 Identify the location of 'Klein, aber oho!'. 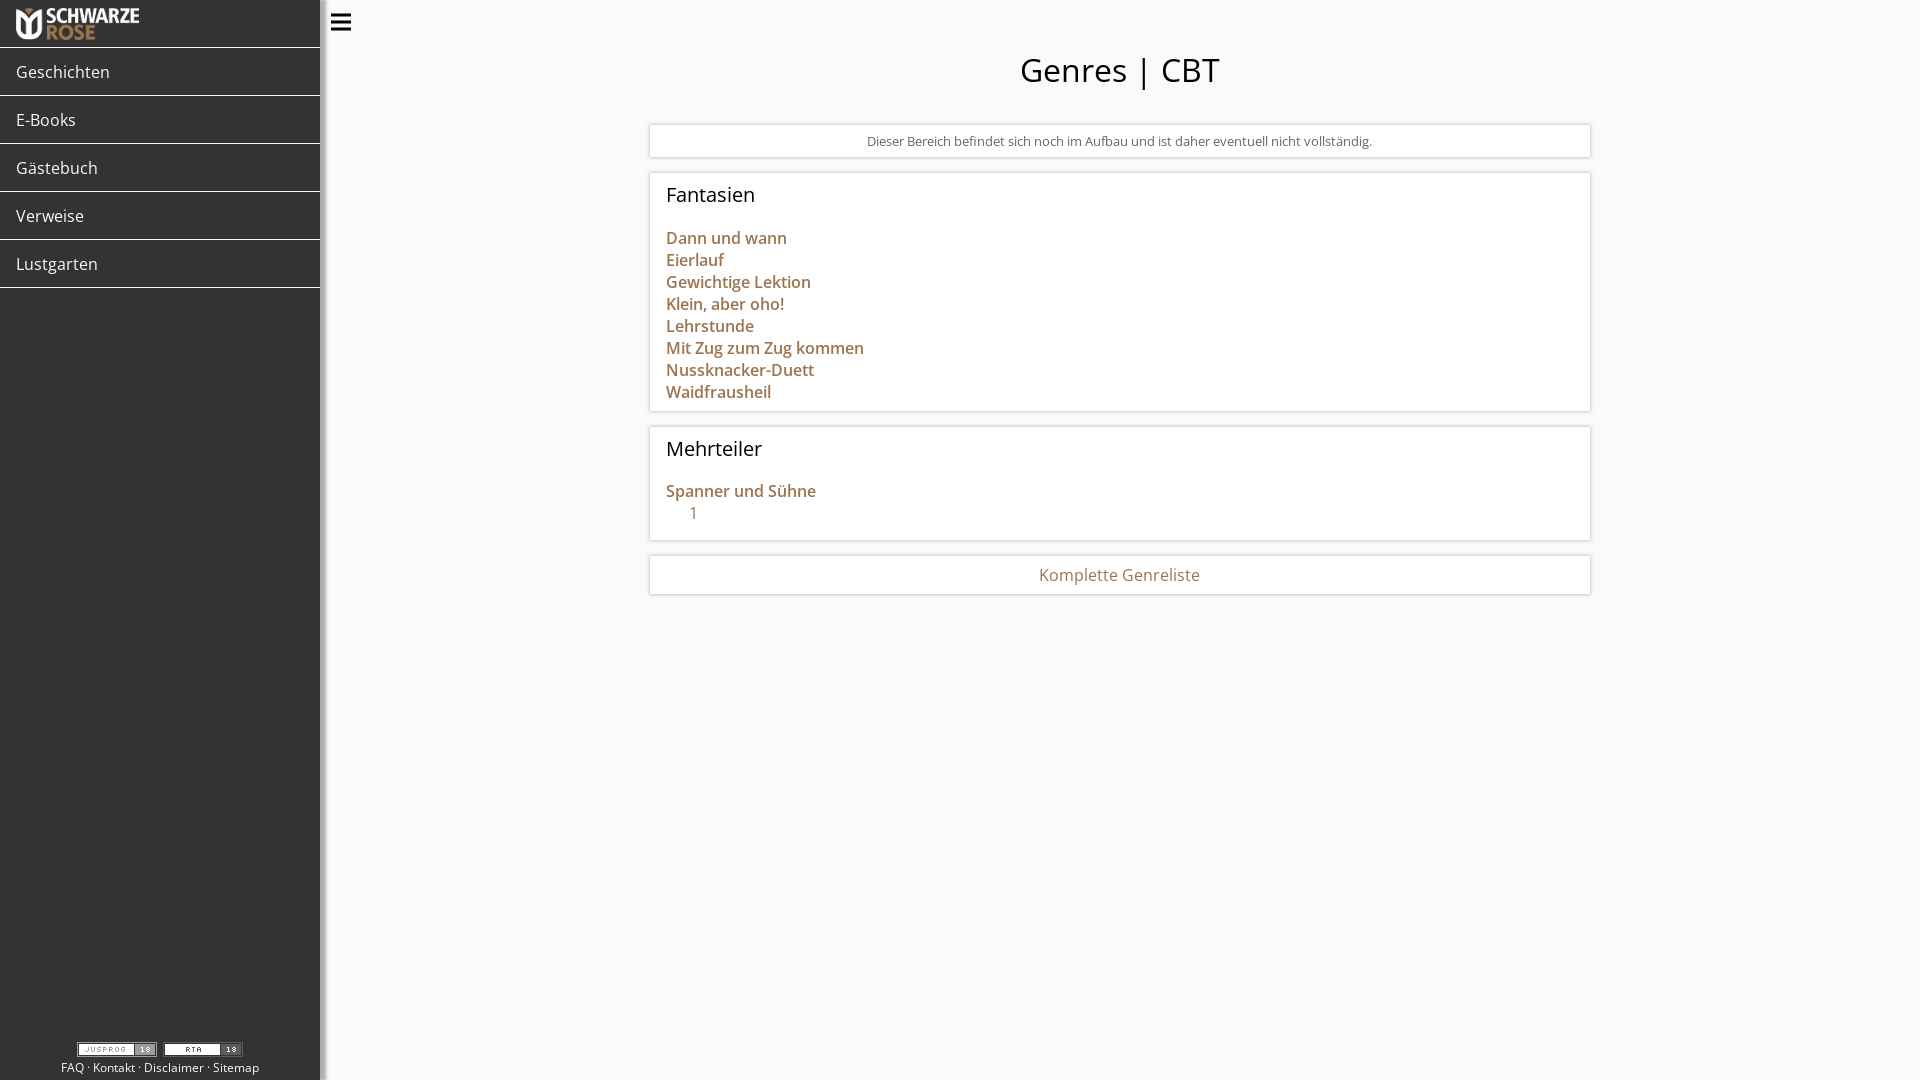
(723, 304).